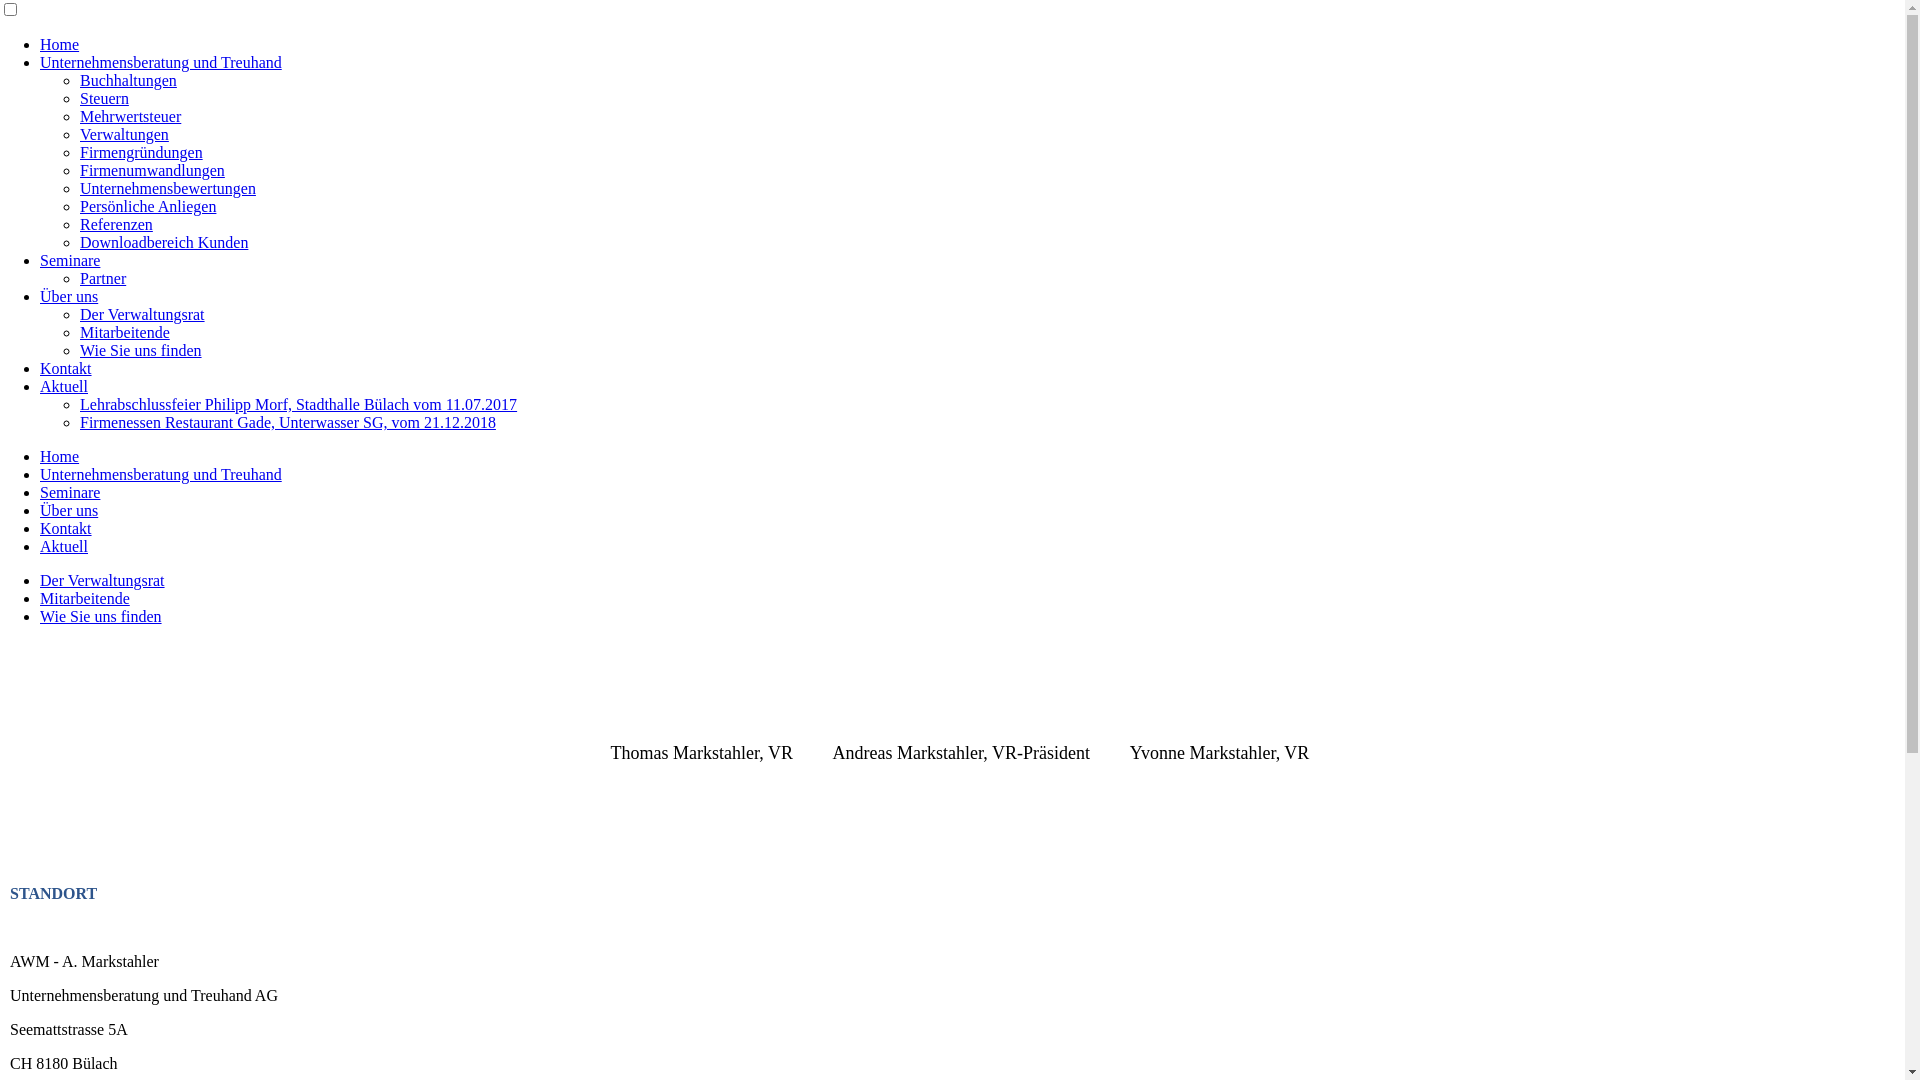  I want to click on 'Der Verwaltungsrat', so click(39, 580).